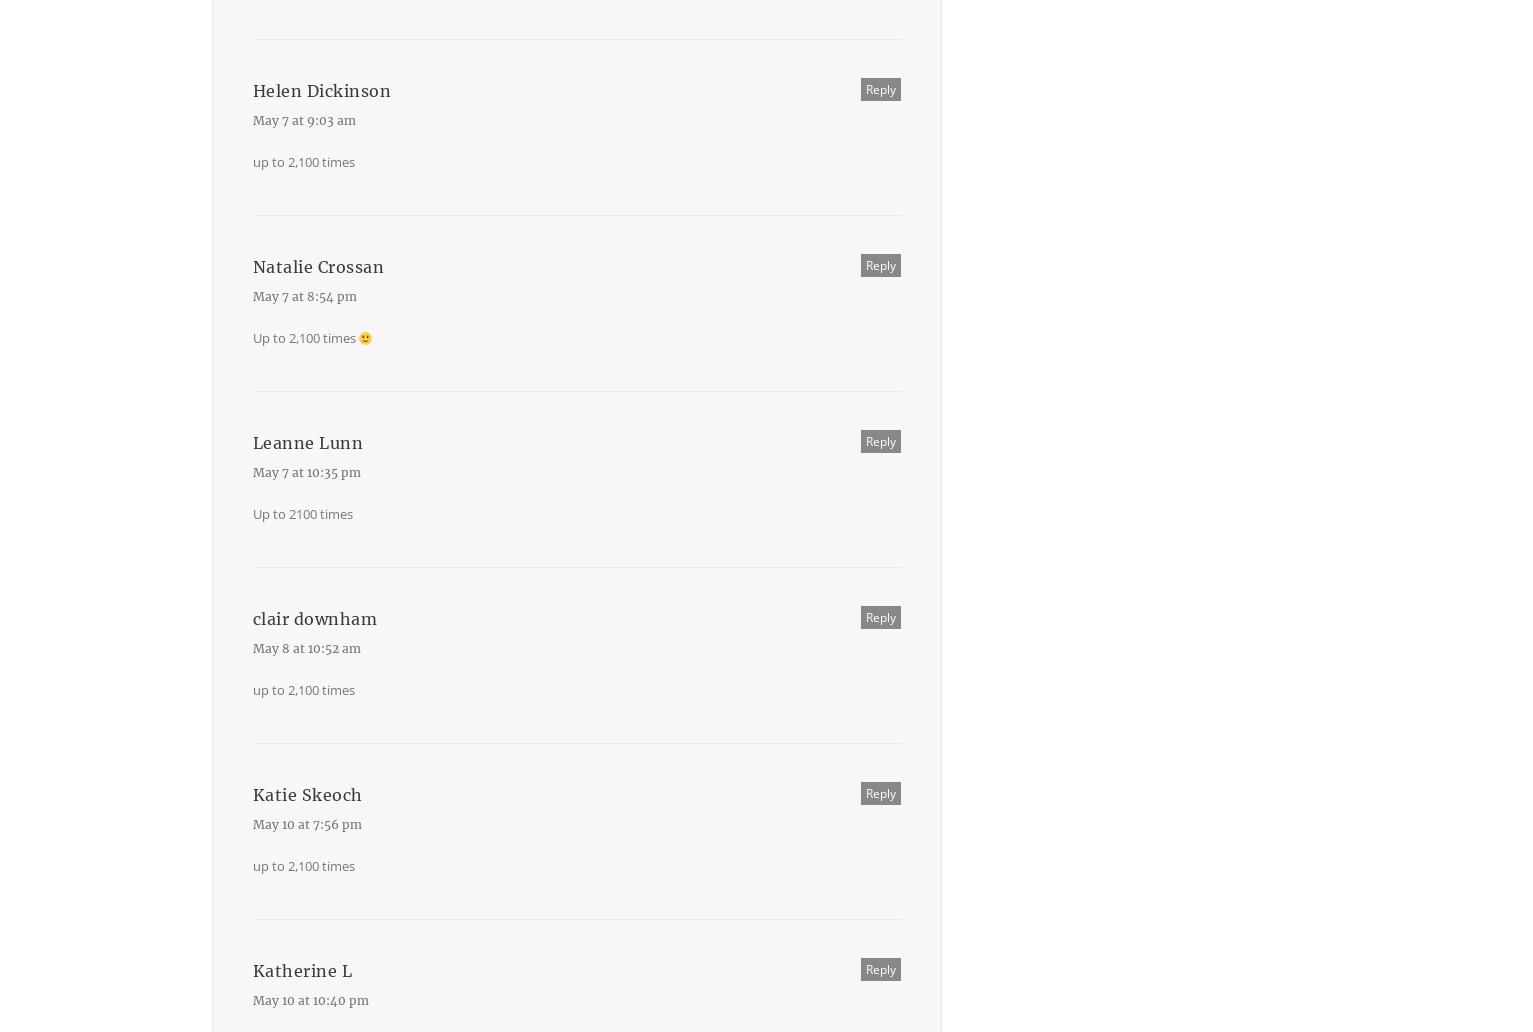 Image resolution: width=1533 pixels, height=1032 pixels. What do you see at coordinates (309, 999) in the screenshot?
I see `'May 10 at 10:40 pm'` at bounding box center [309, 999].